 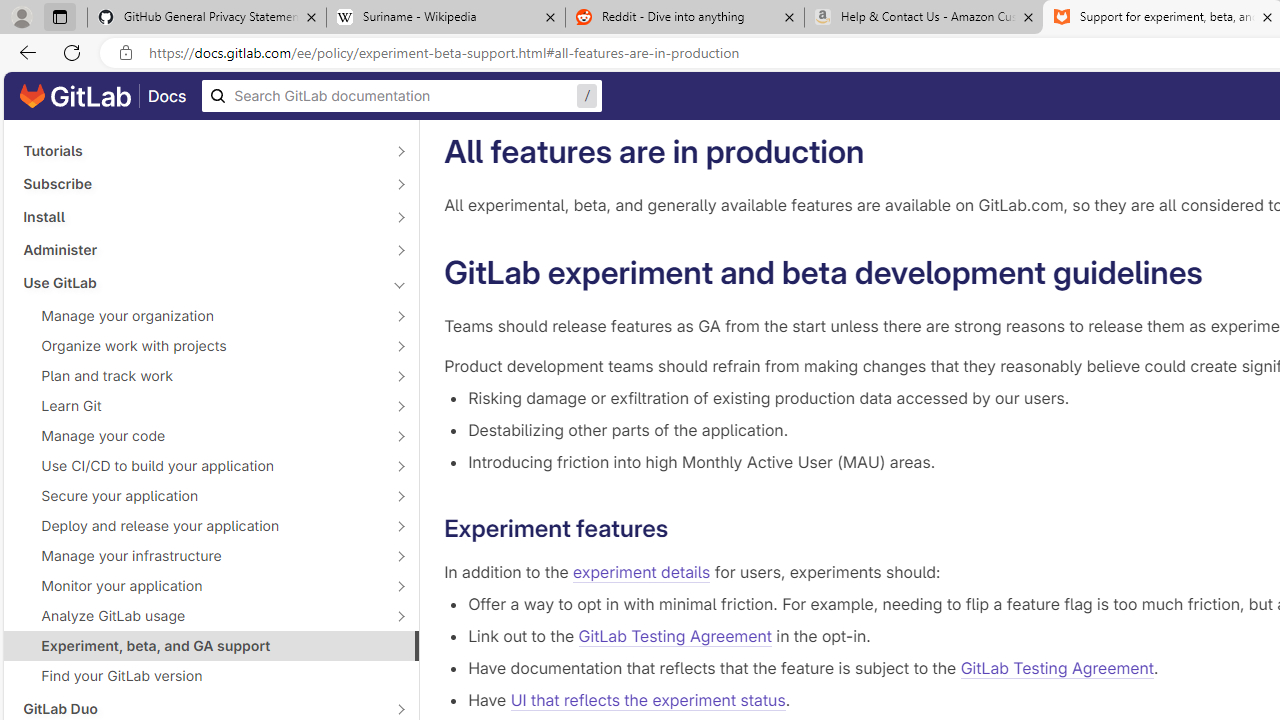 I want to click on 'experiment details', so click(x=641, y=573).